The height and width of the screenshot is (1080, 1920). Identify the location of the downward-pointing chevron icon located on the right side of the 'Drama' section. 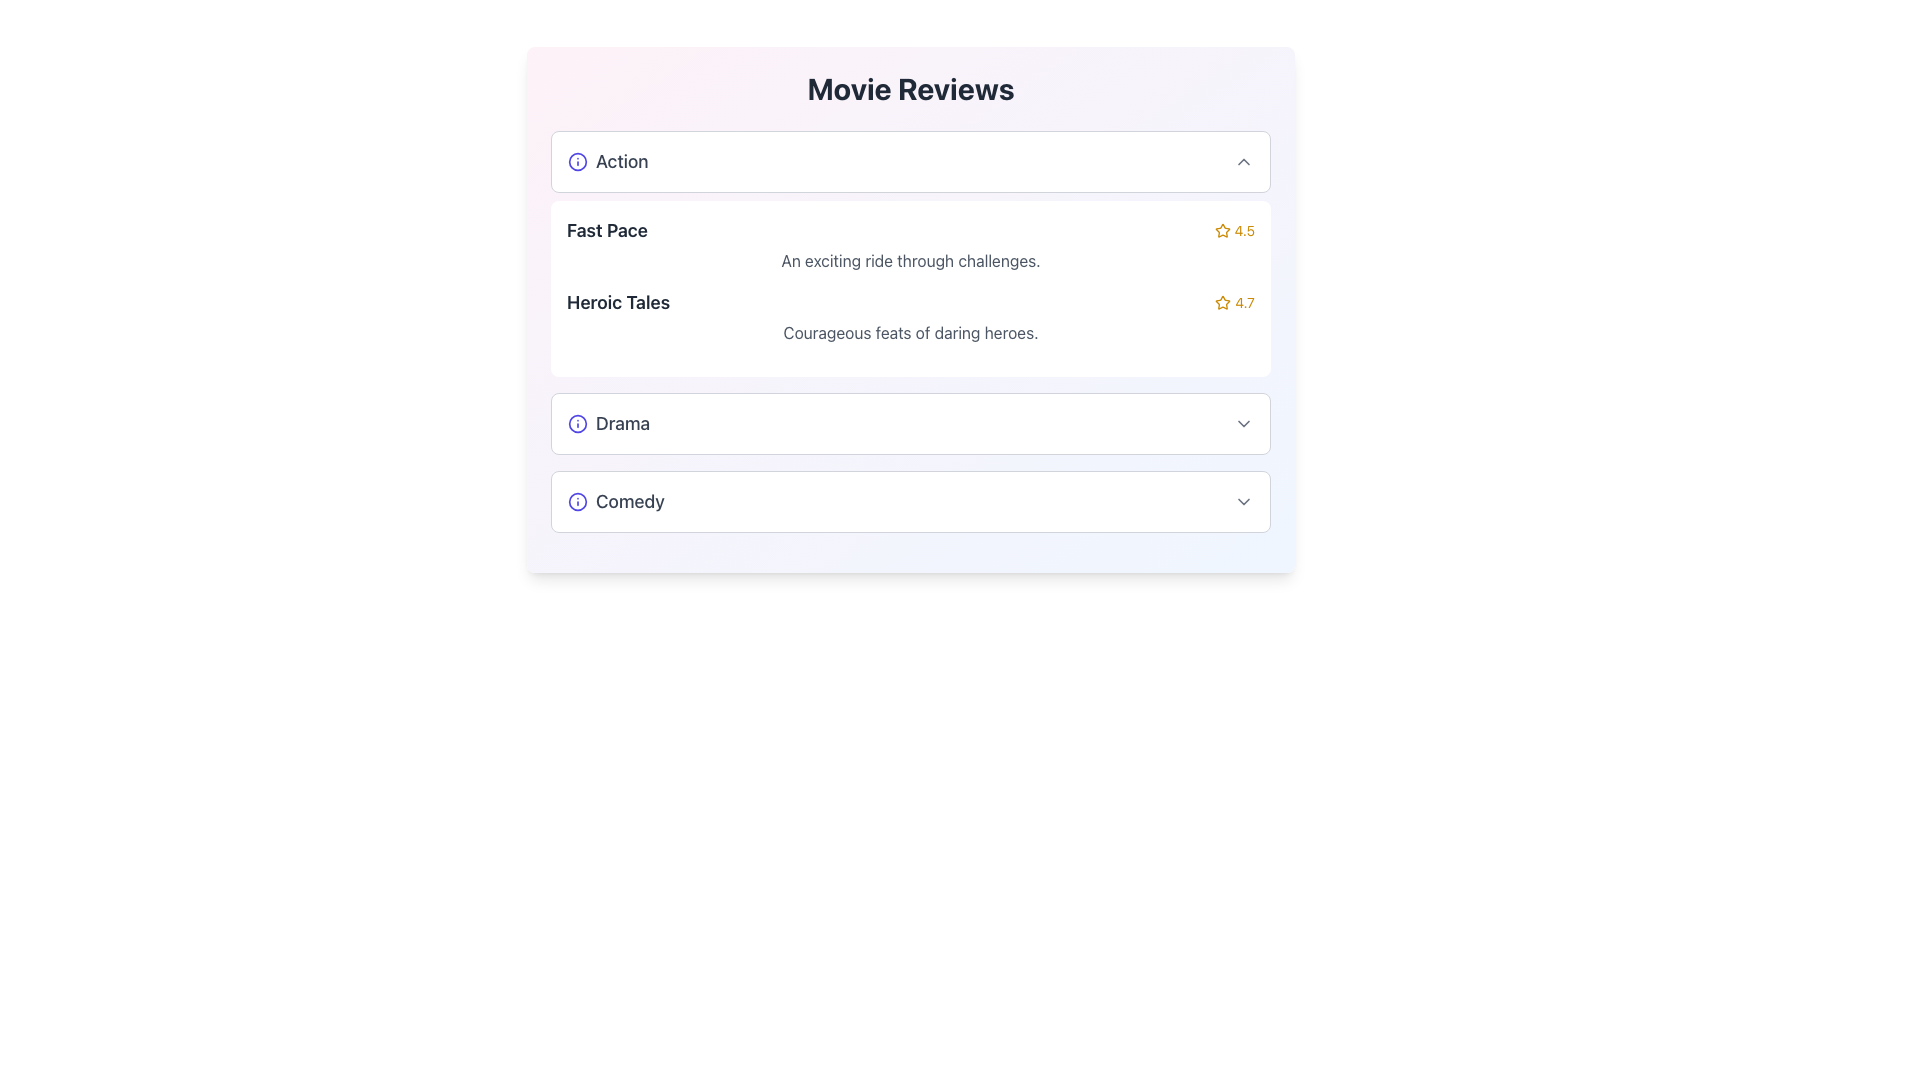
(1242, 423).